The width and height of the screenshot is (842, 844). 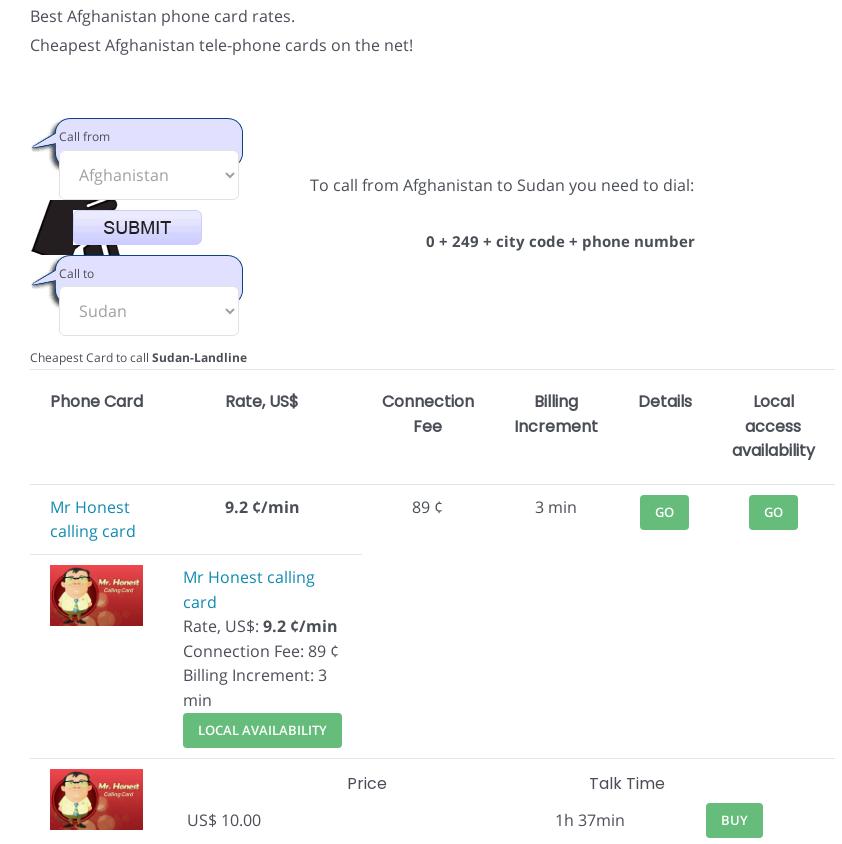 What do you see at coordinates (198, 357) in the screenshot?
I see `'Sudan-Landline'` at bounding box center [198, 357].